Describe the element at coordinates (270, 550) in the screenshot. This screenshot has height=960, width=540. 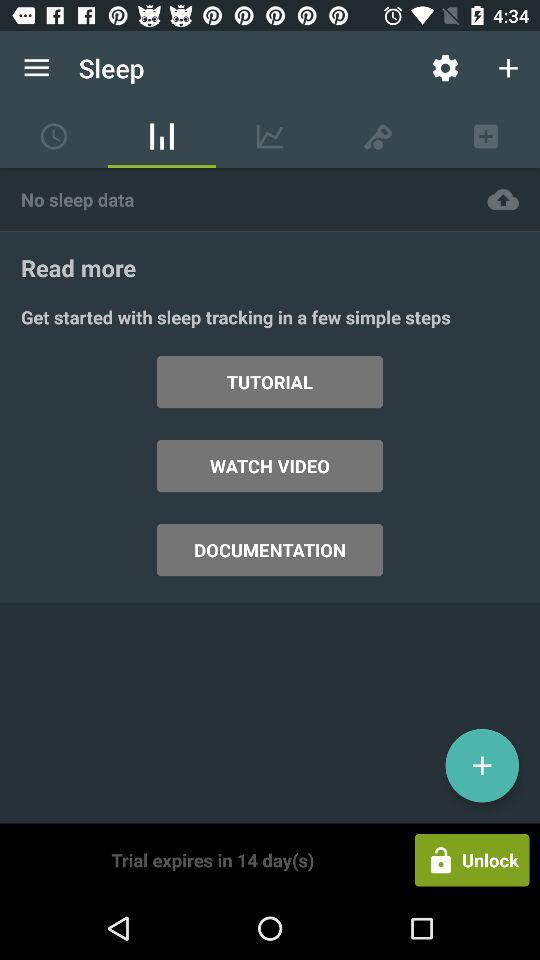
I see `the icon below watch video` at that location.